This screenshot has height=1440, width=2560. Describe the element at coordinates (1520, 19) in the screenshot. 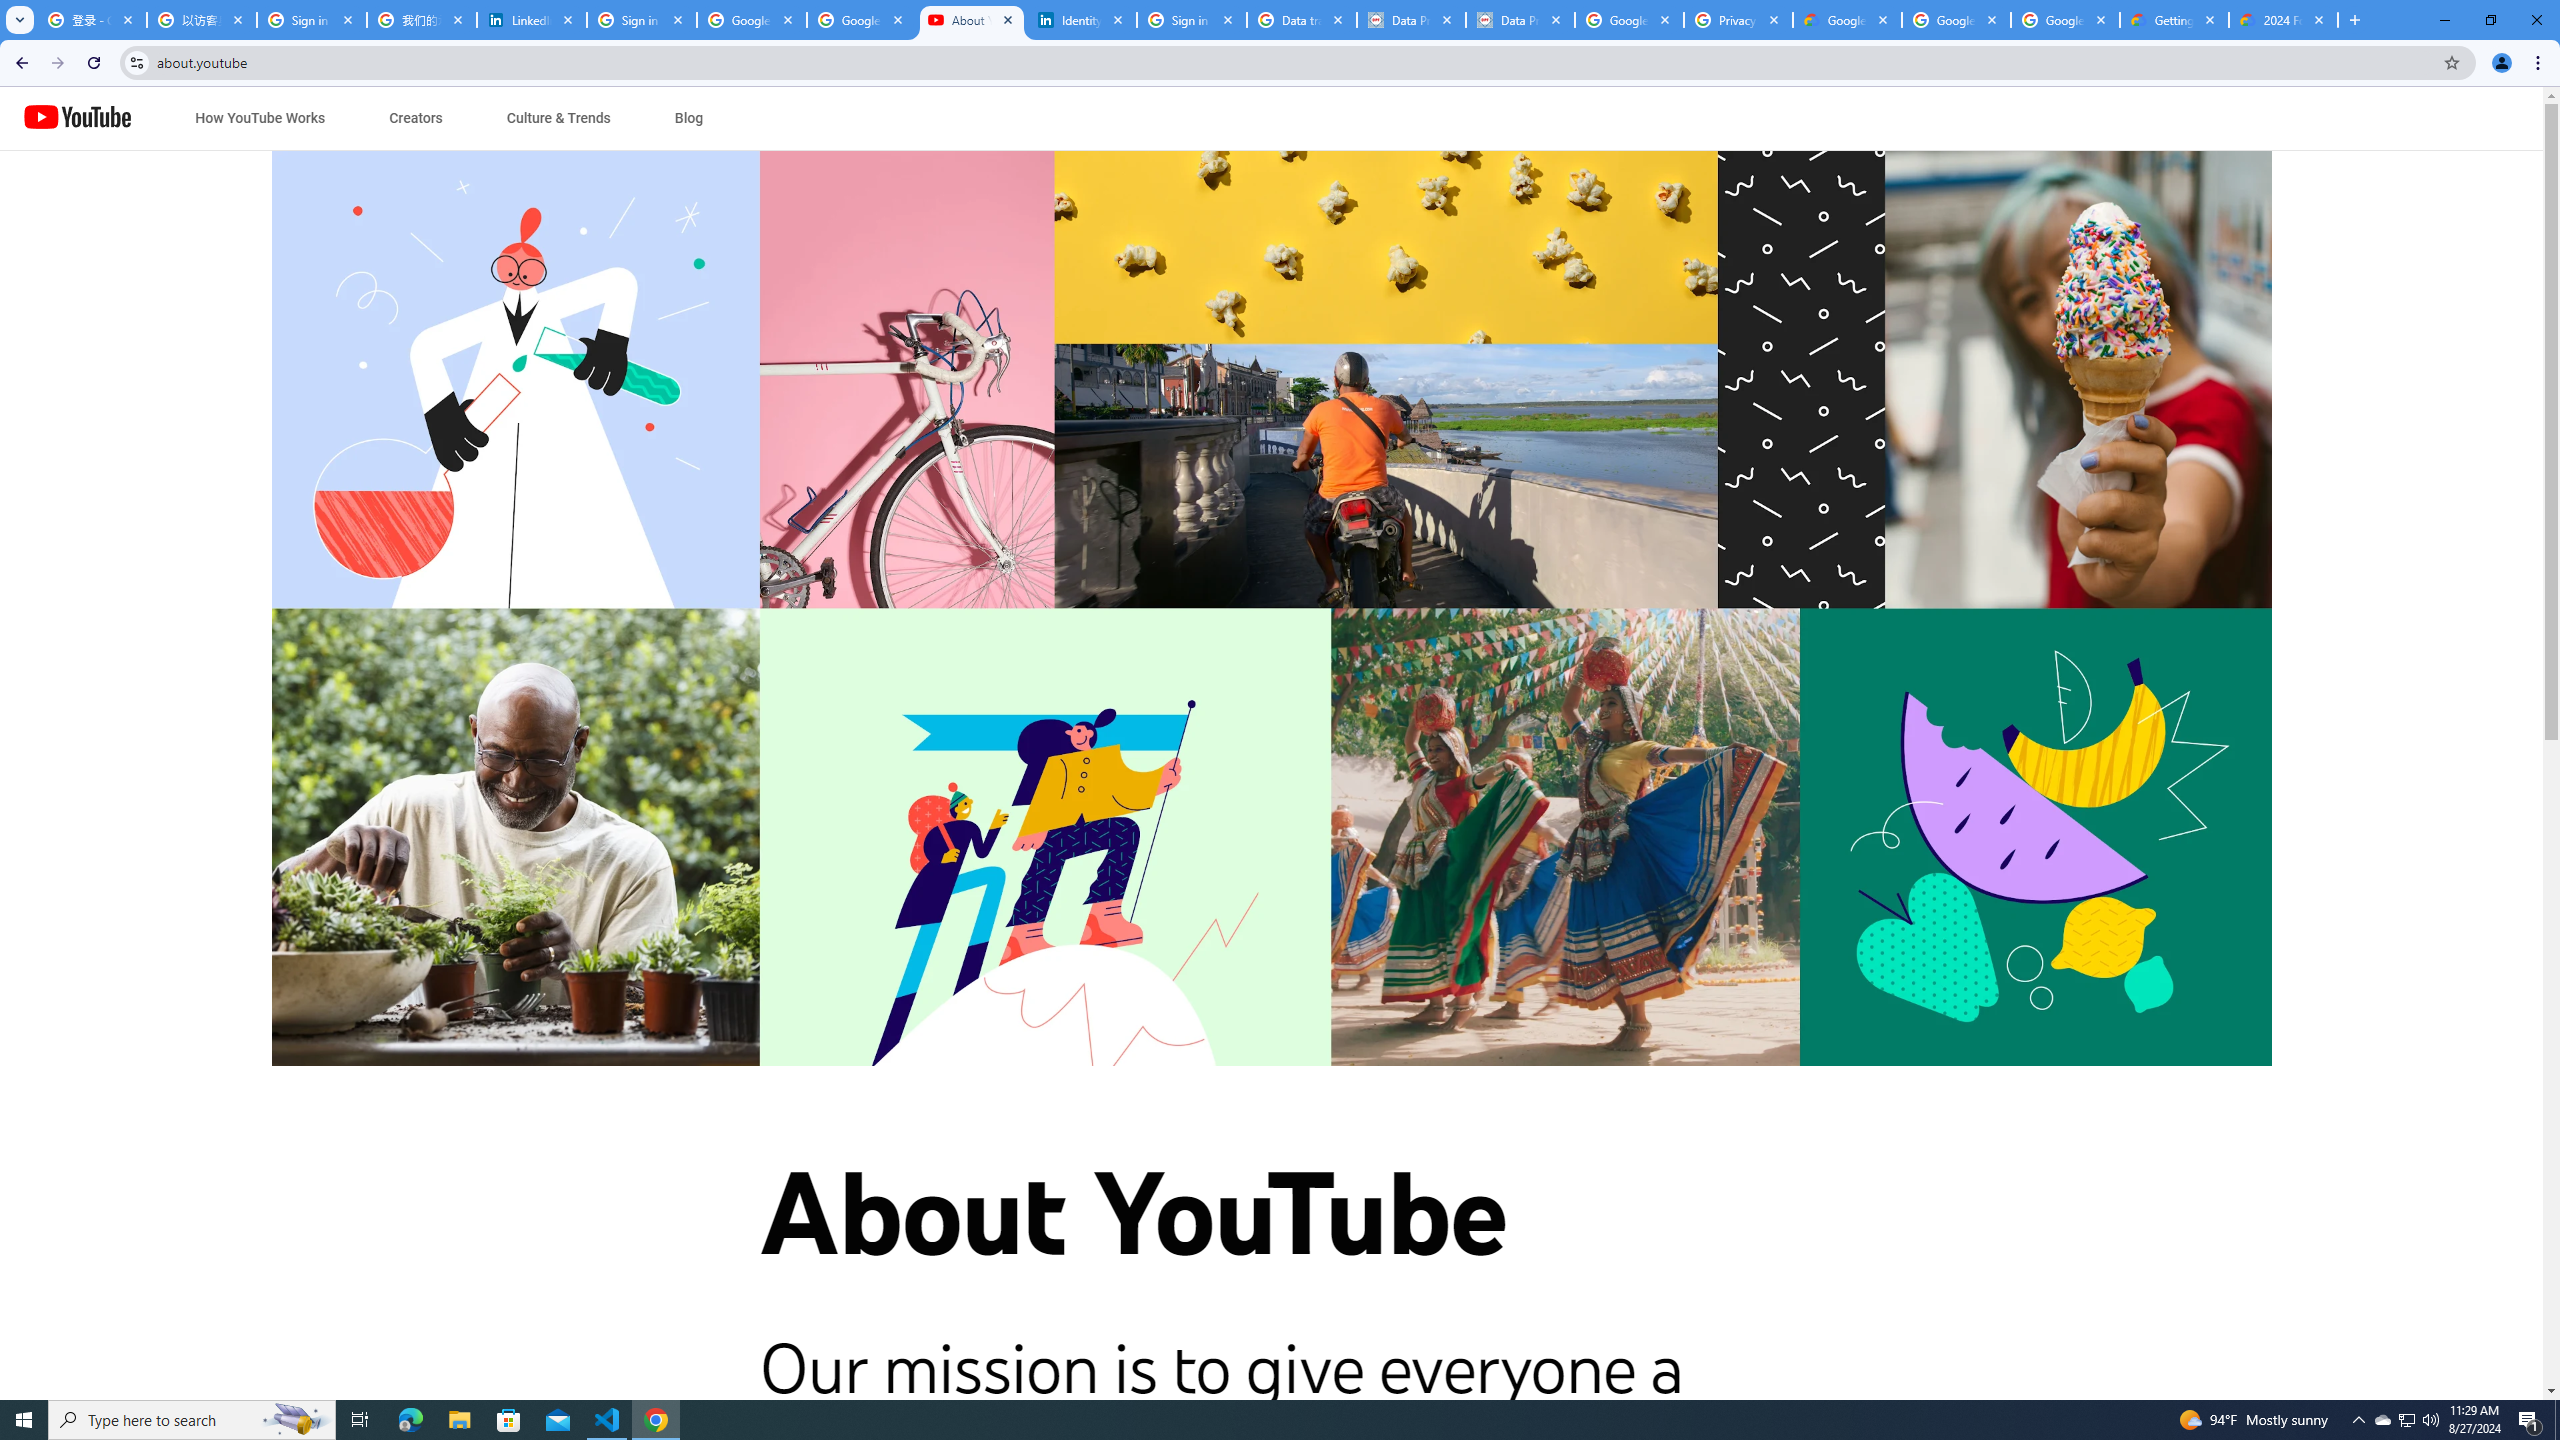

I see `'Data Privacy Framework'` at that location.